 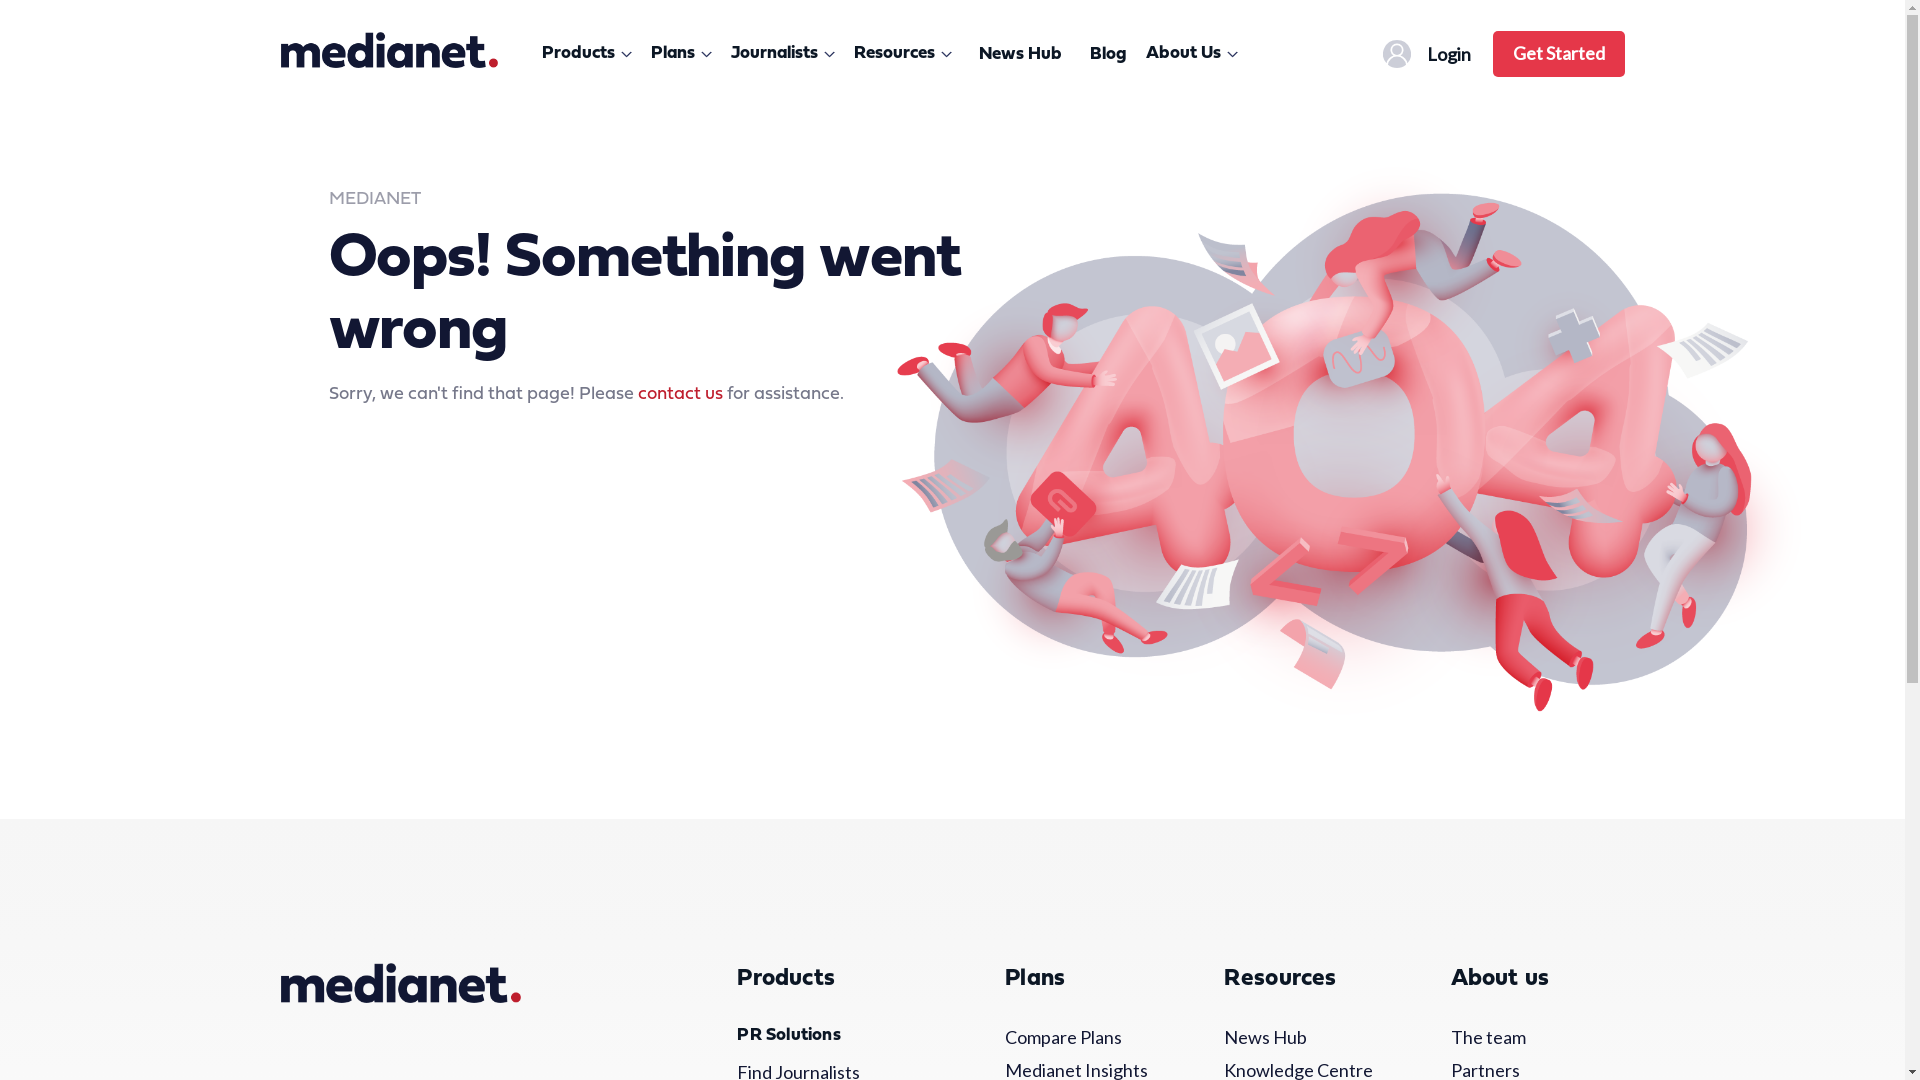 I want to click on 'nav-profile-icon', so click(x=1381, y=53).